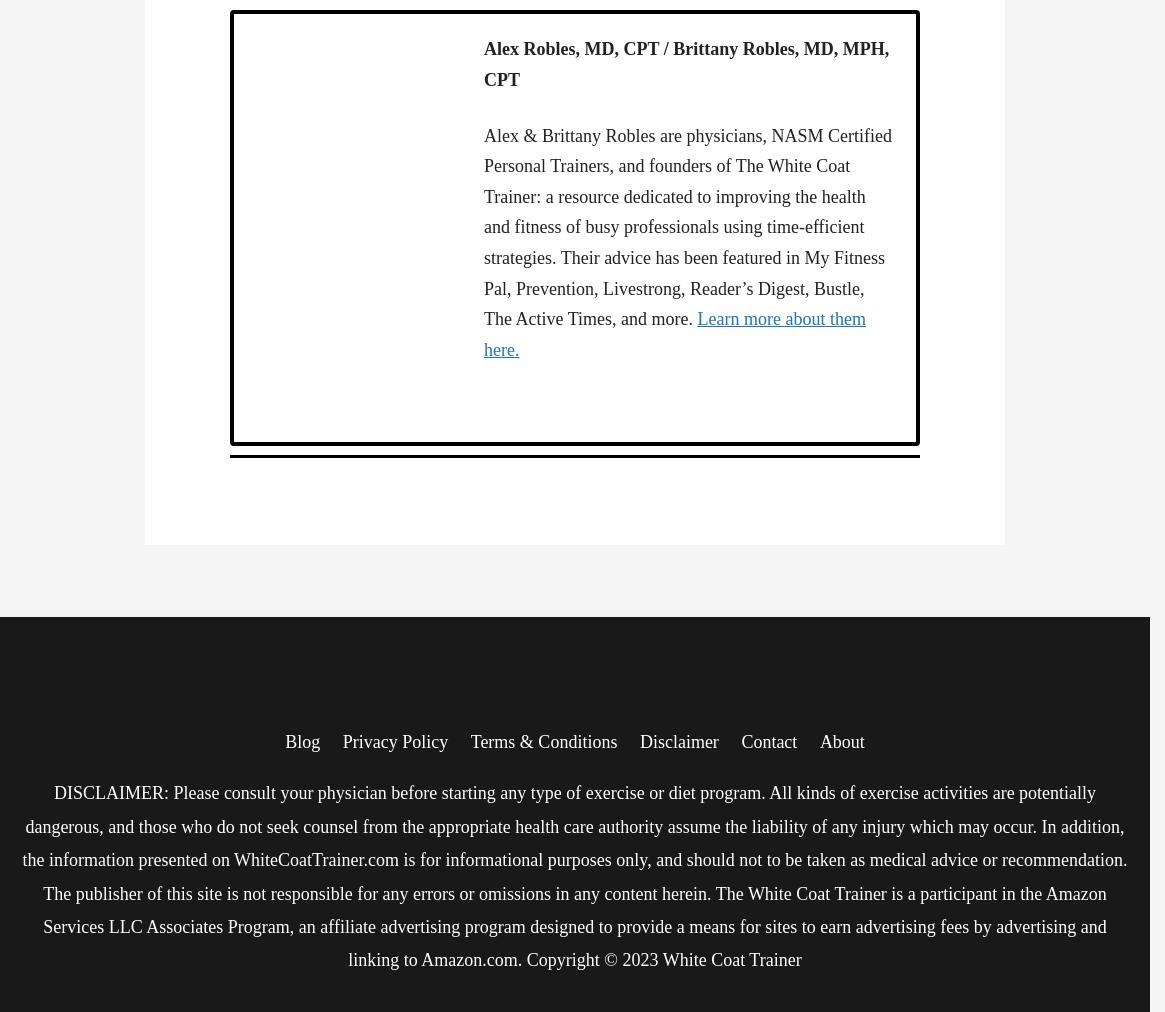 This screenshot has height=1012, width=1165. Describe the element at coordinates (301, 740) in the screenshot. I see `'Blog'` at that location.